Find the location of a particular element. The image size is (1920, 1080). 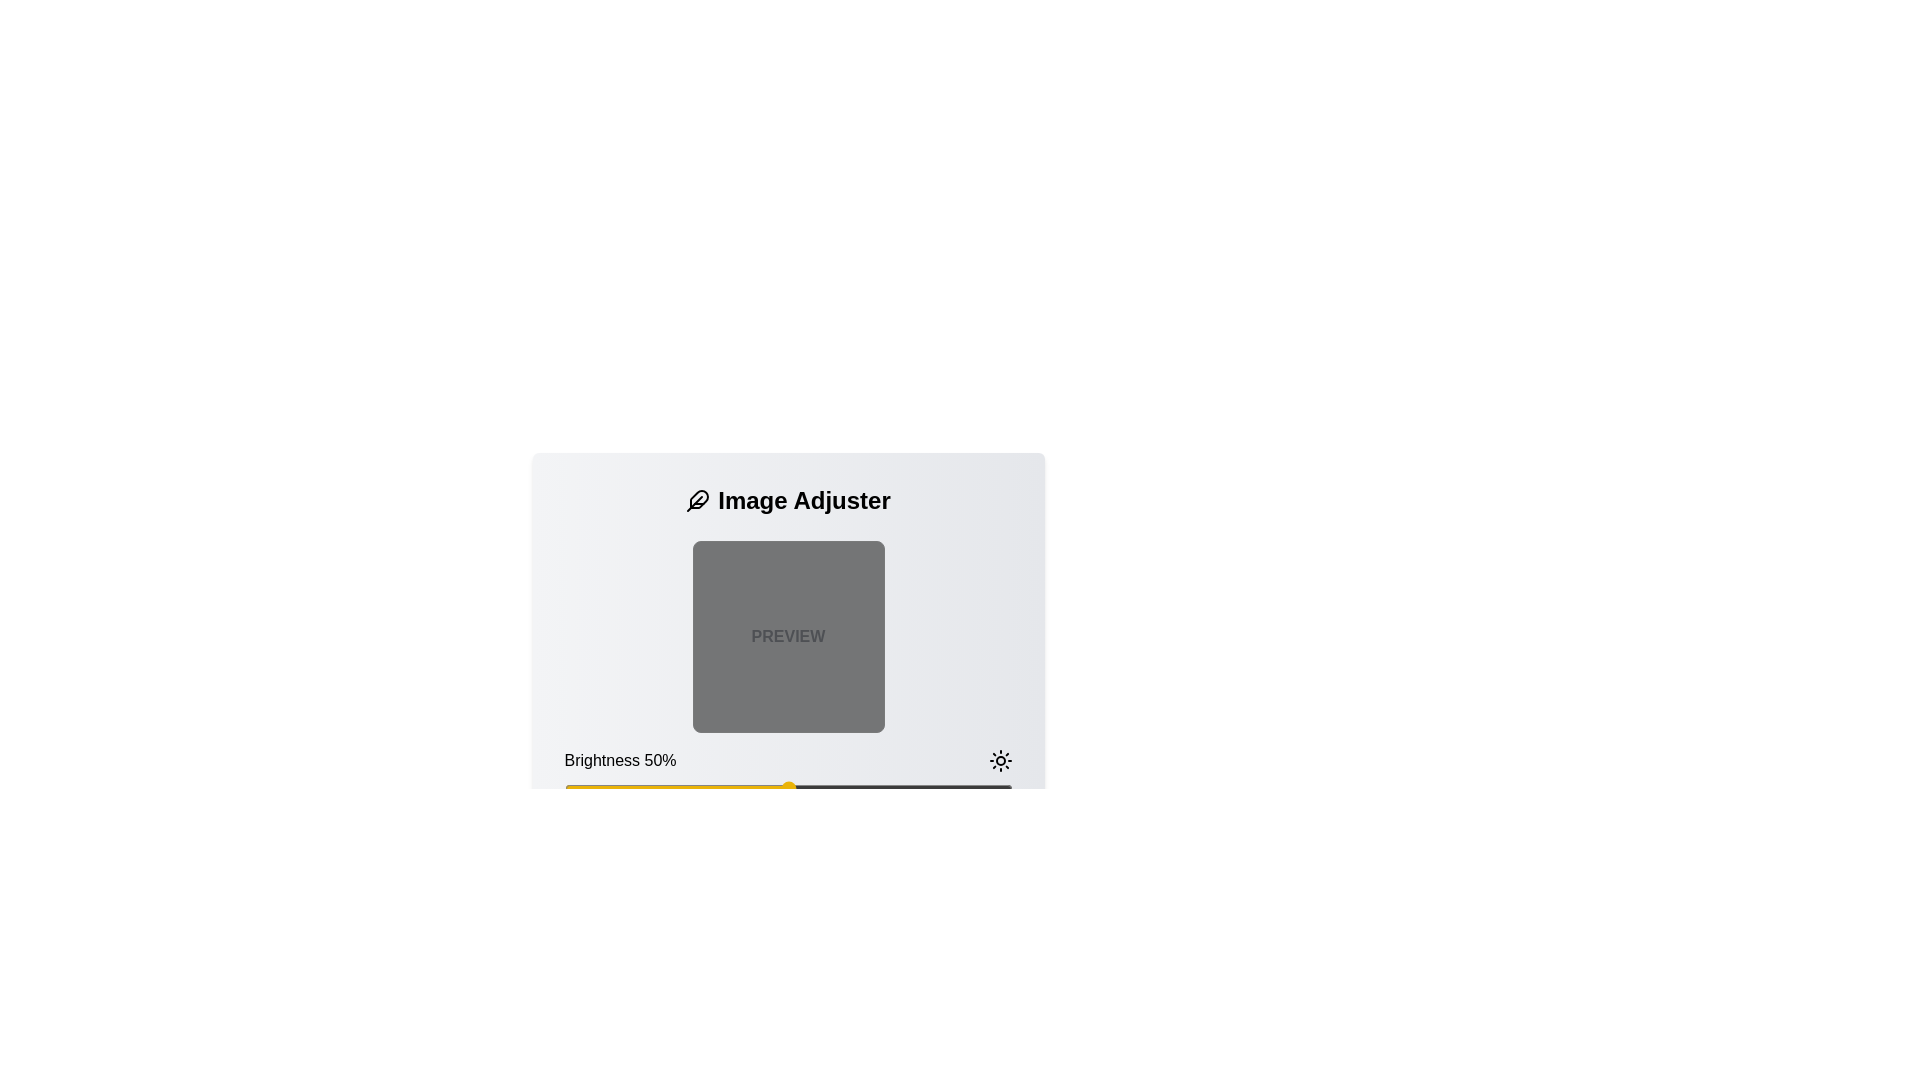

the brightness slider is located at coordinates (747, 866).